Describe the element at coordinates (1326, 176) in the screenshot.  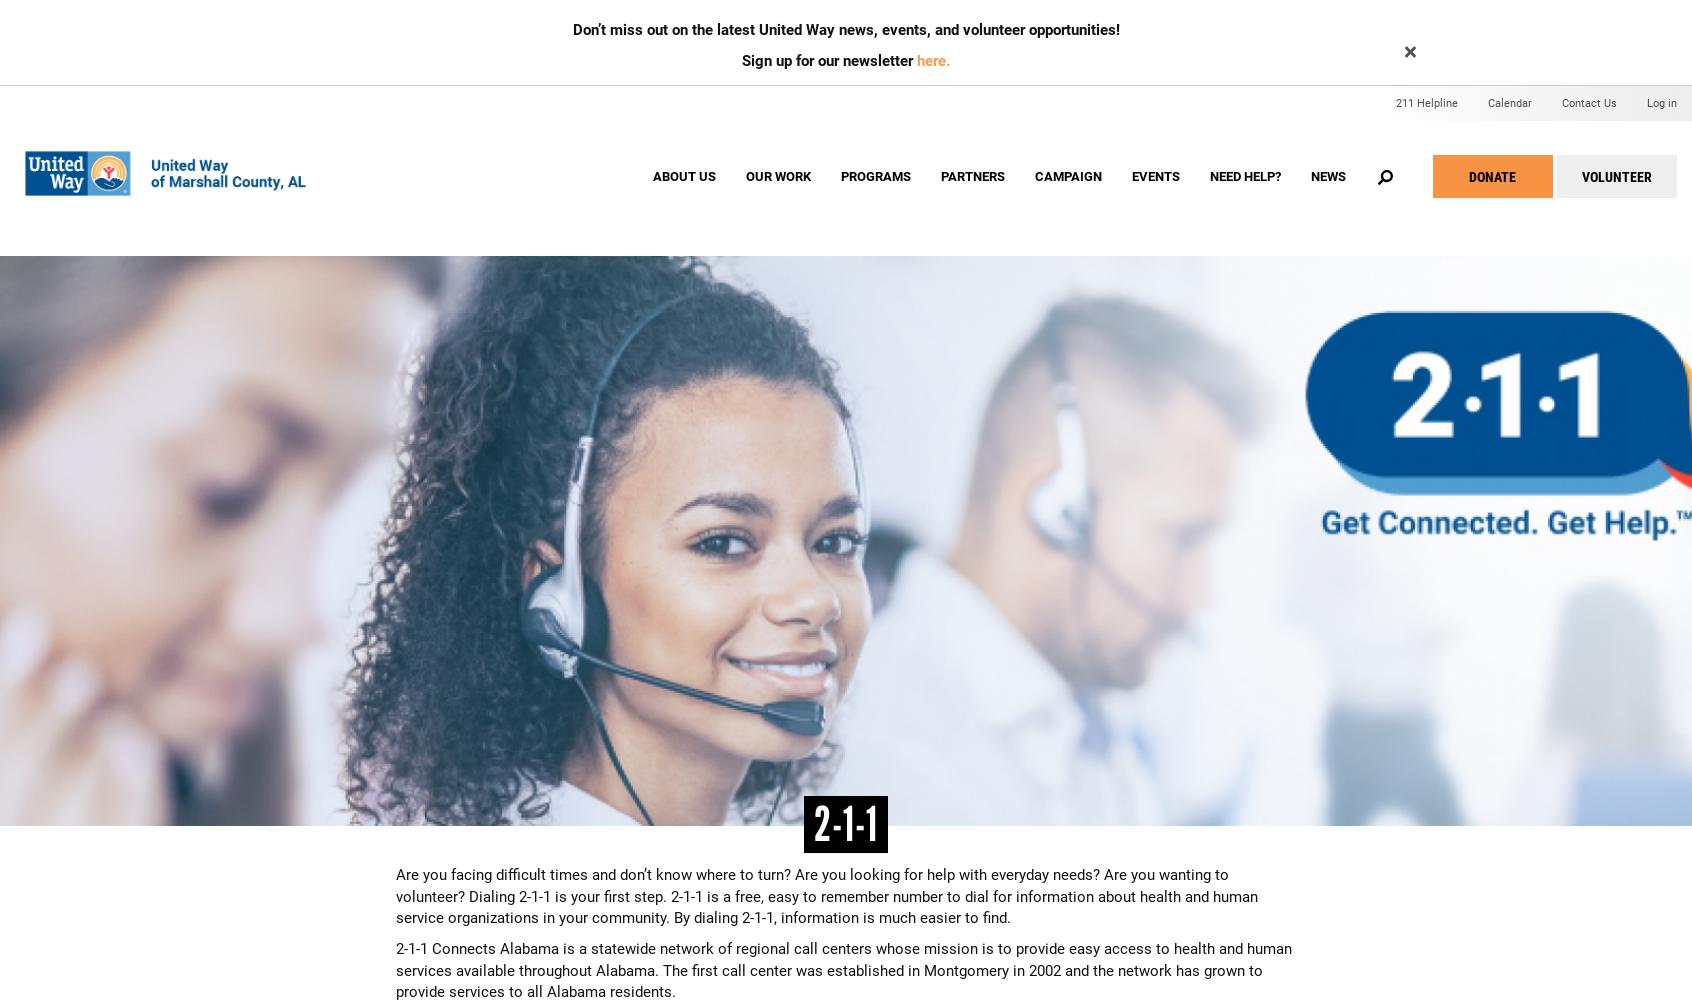
I see `'News'` at that location.